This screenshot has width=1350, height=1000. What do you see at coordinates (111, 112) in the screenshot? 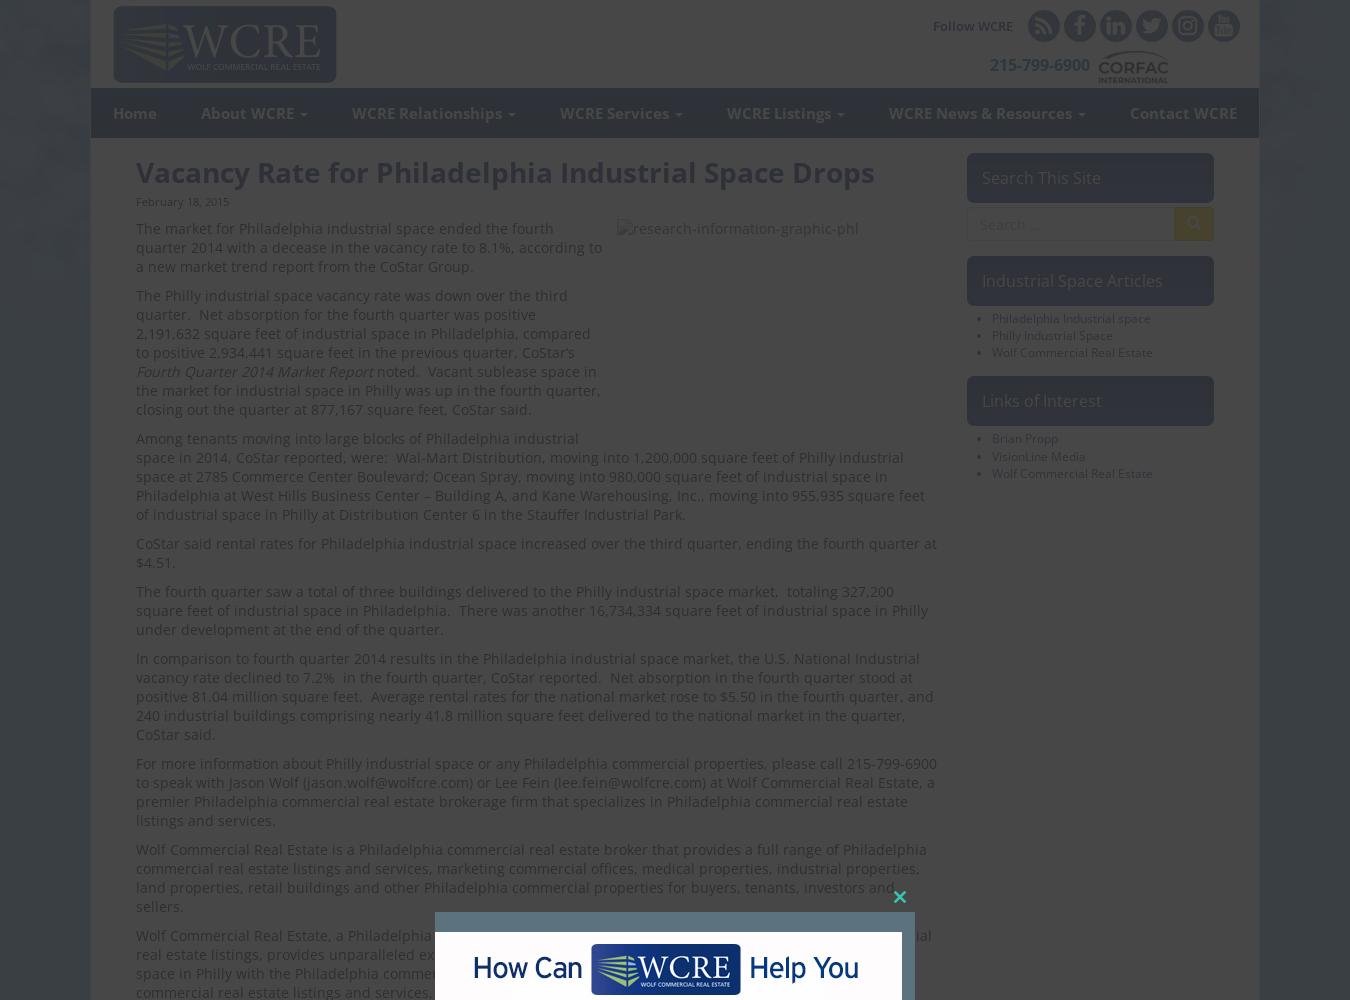
I see `'Home'` at bounding box center [111, 112].